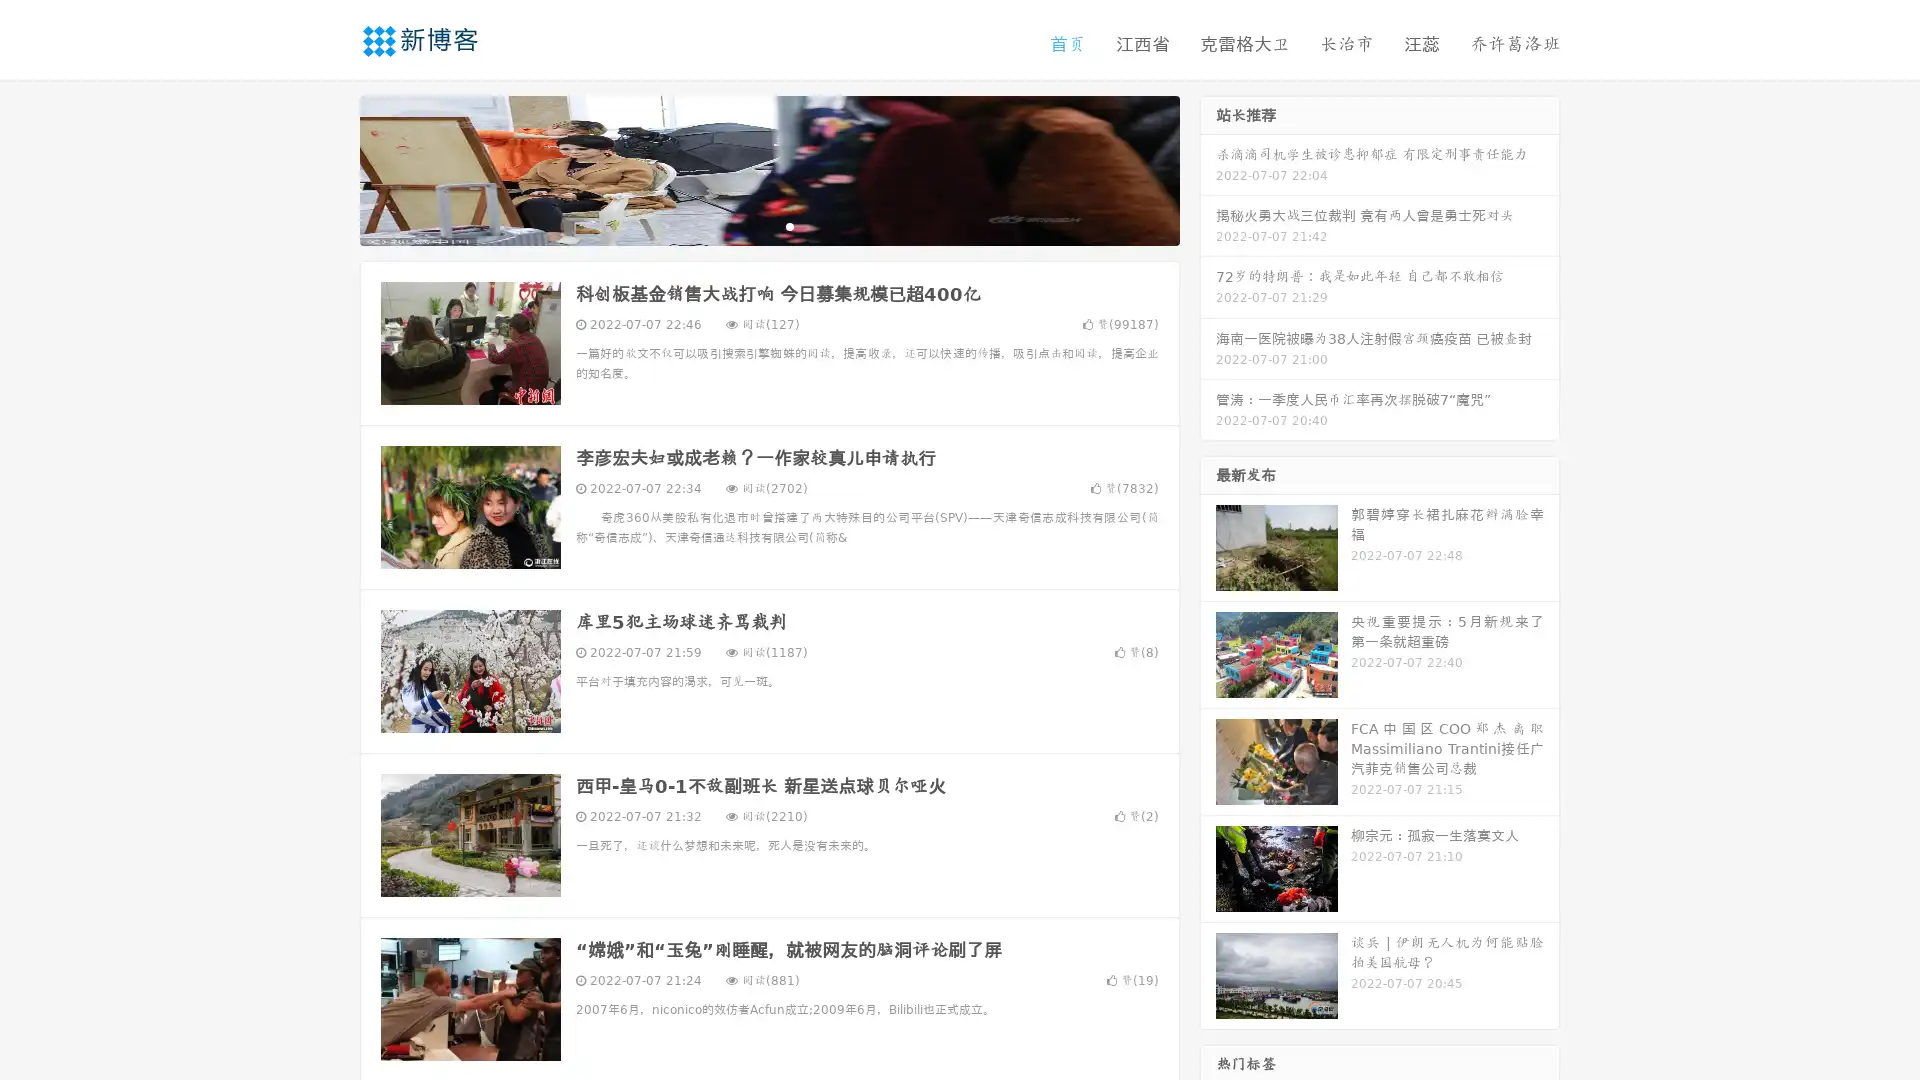 This screenshot has height=1080, width=1920. What do you see at coordinates (1208, 168) in the screenshot?
I see `Next slide` at bounding box center [1208, 168].